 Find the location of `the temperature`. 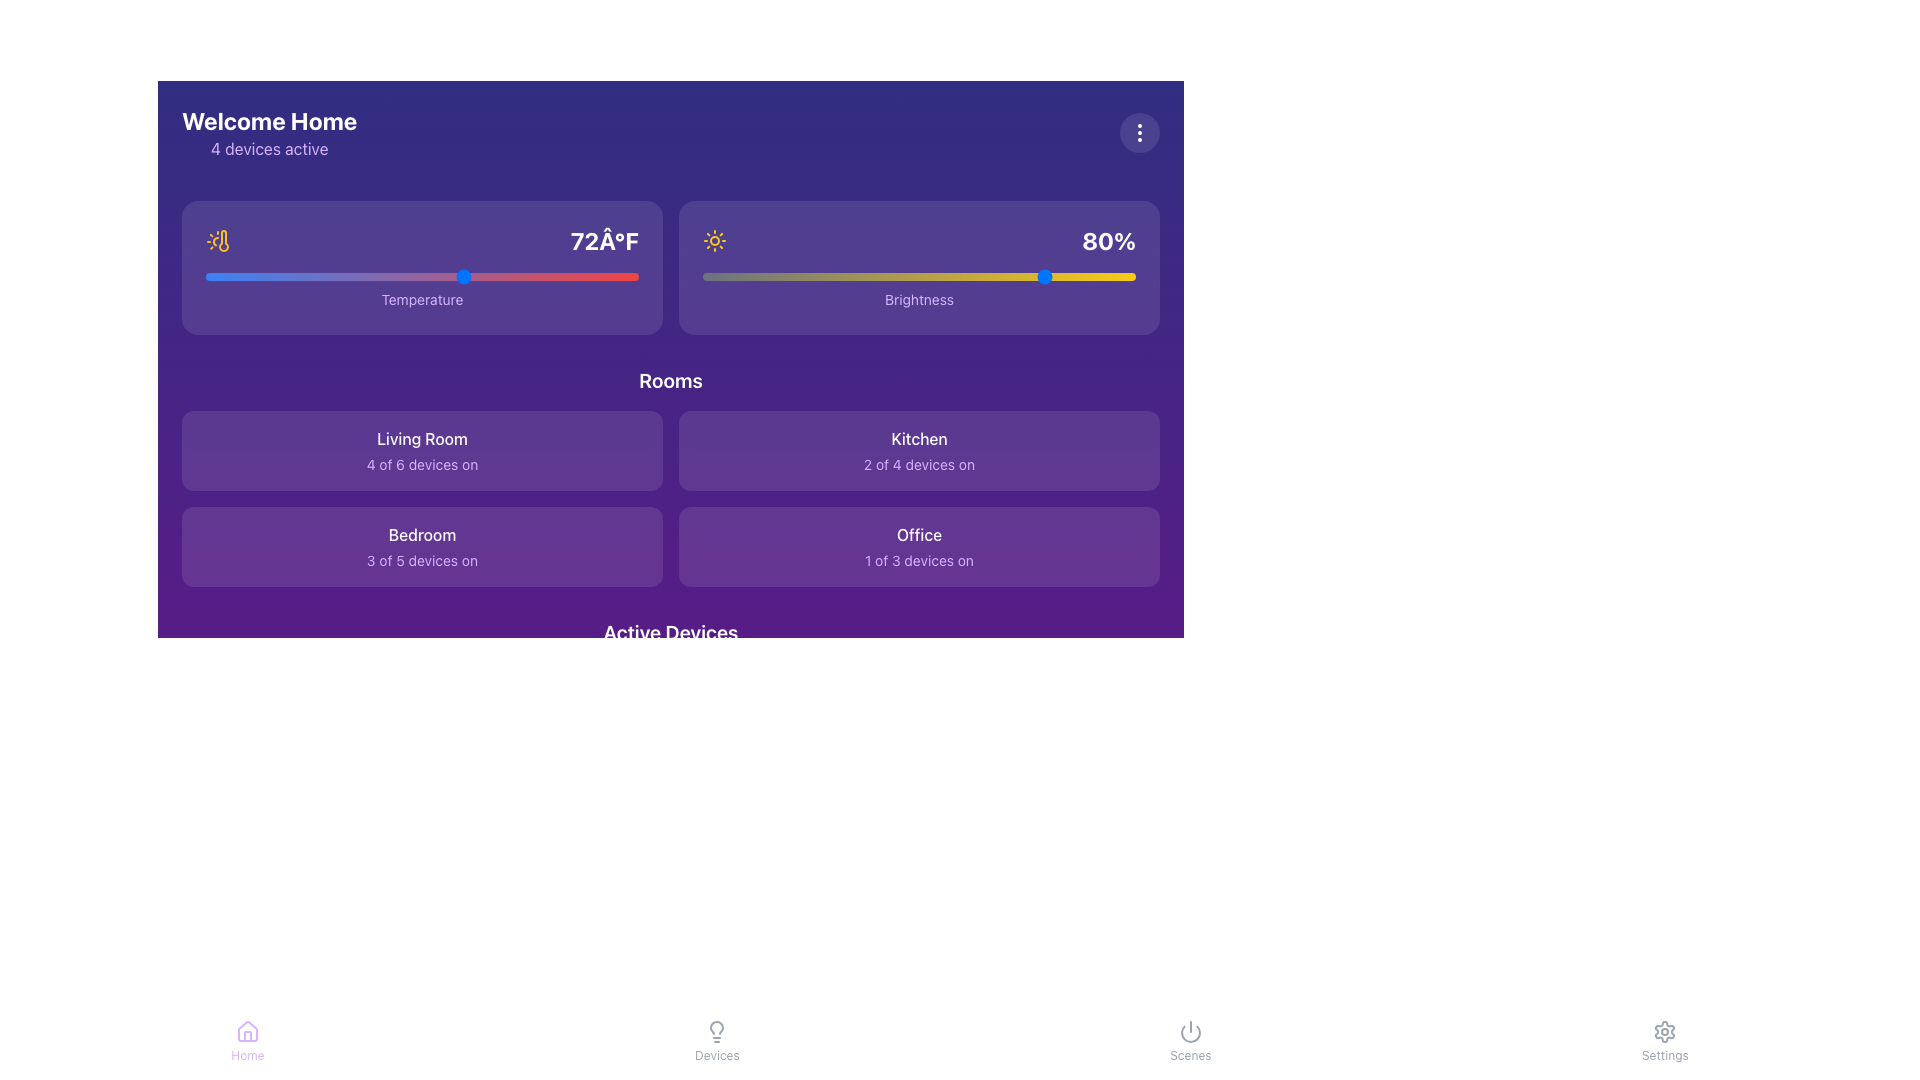

the temperature is located at coordinates (248, 277).